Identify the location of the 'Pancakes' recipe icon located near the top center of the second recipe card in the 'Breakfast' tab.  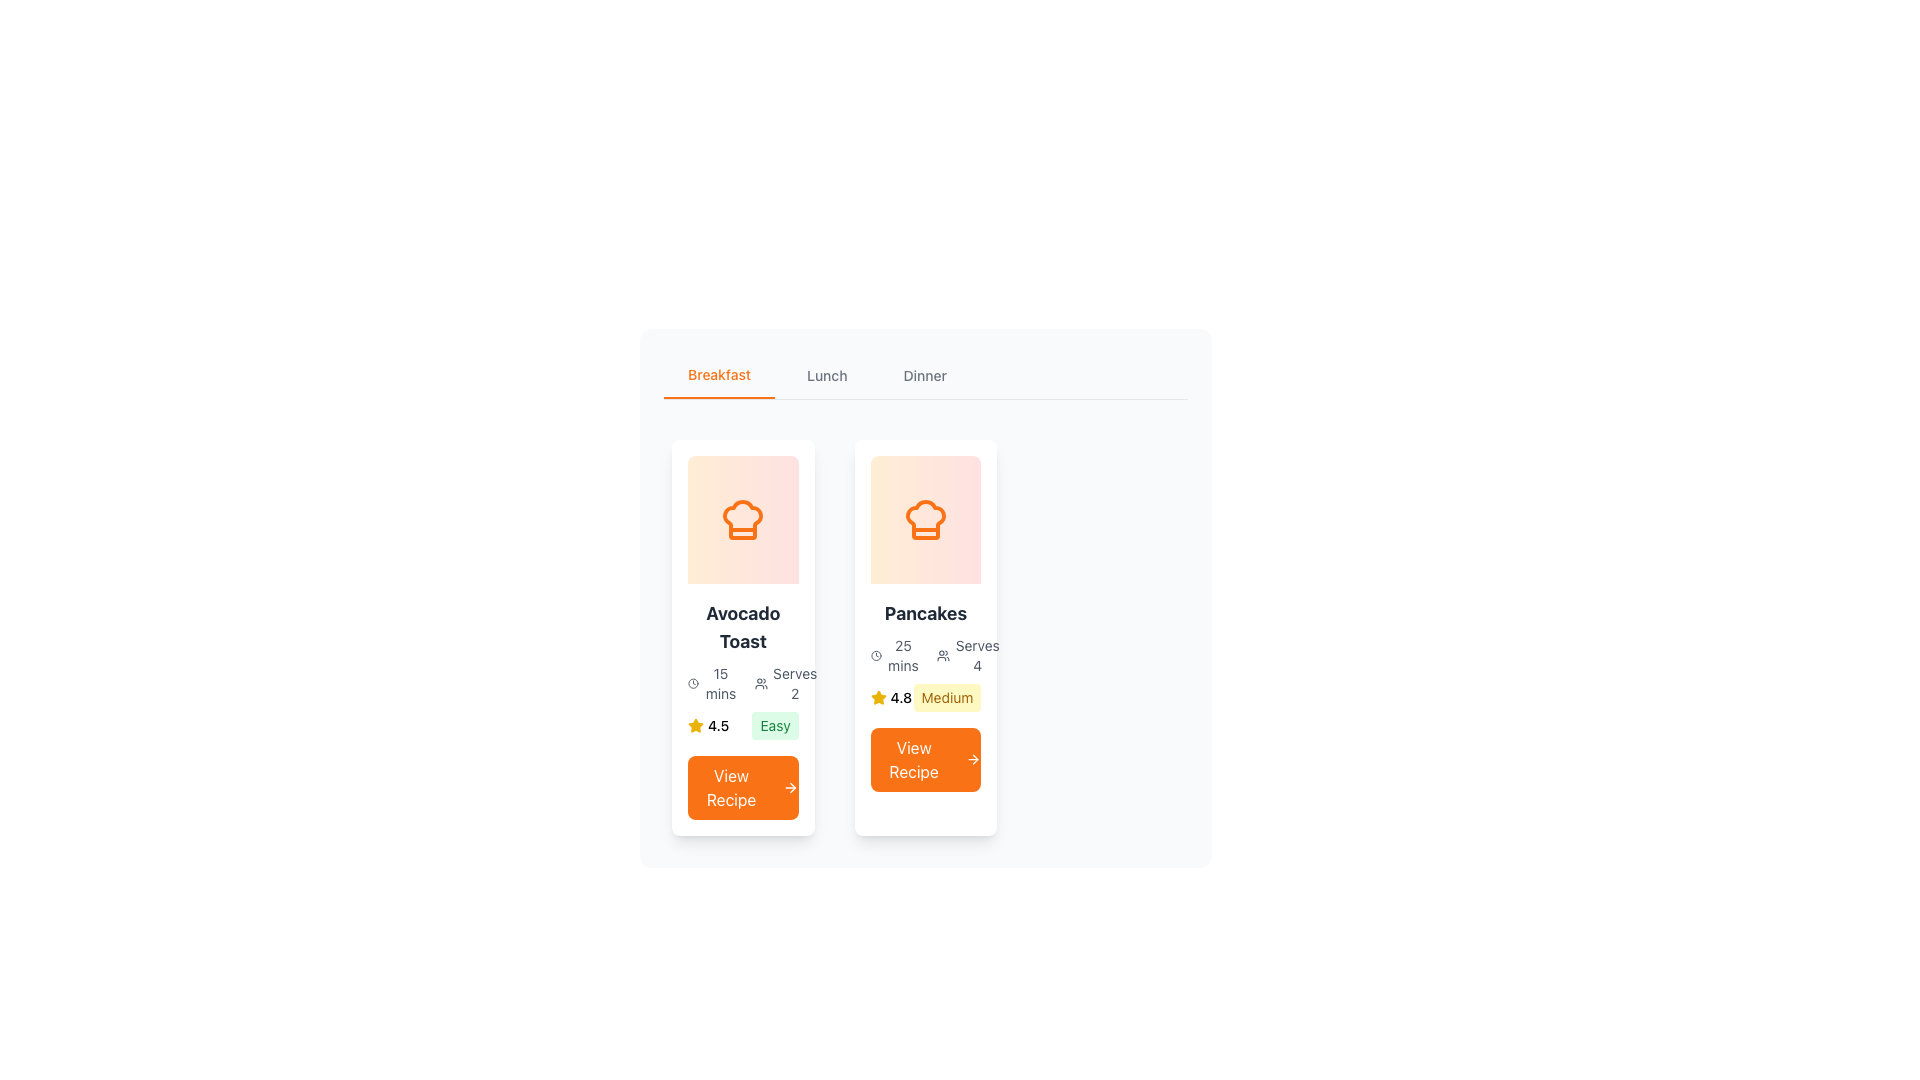
(925, 519).